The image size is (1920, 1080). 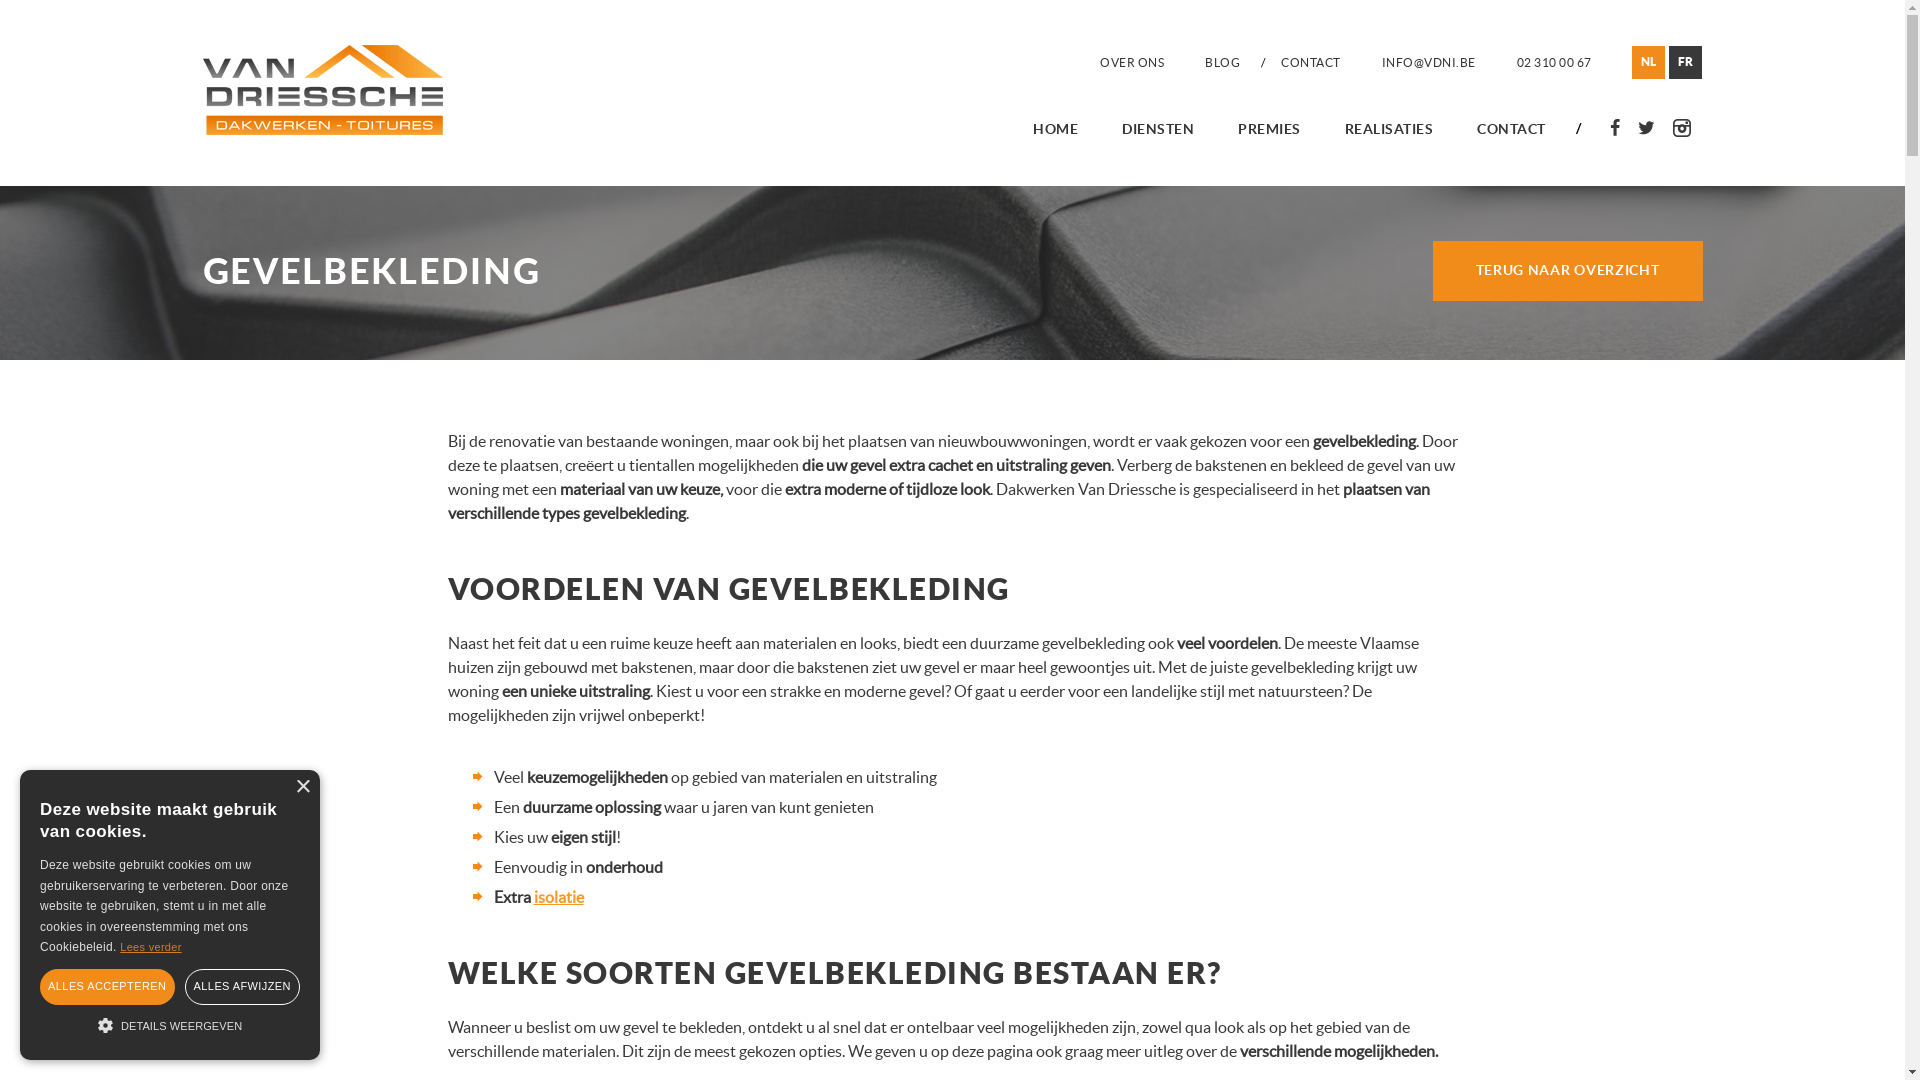 I want to click on 'BLOG', so click(x=1221, y=61).